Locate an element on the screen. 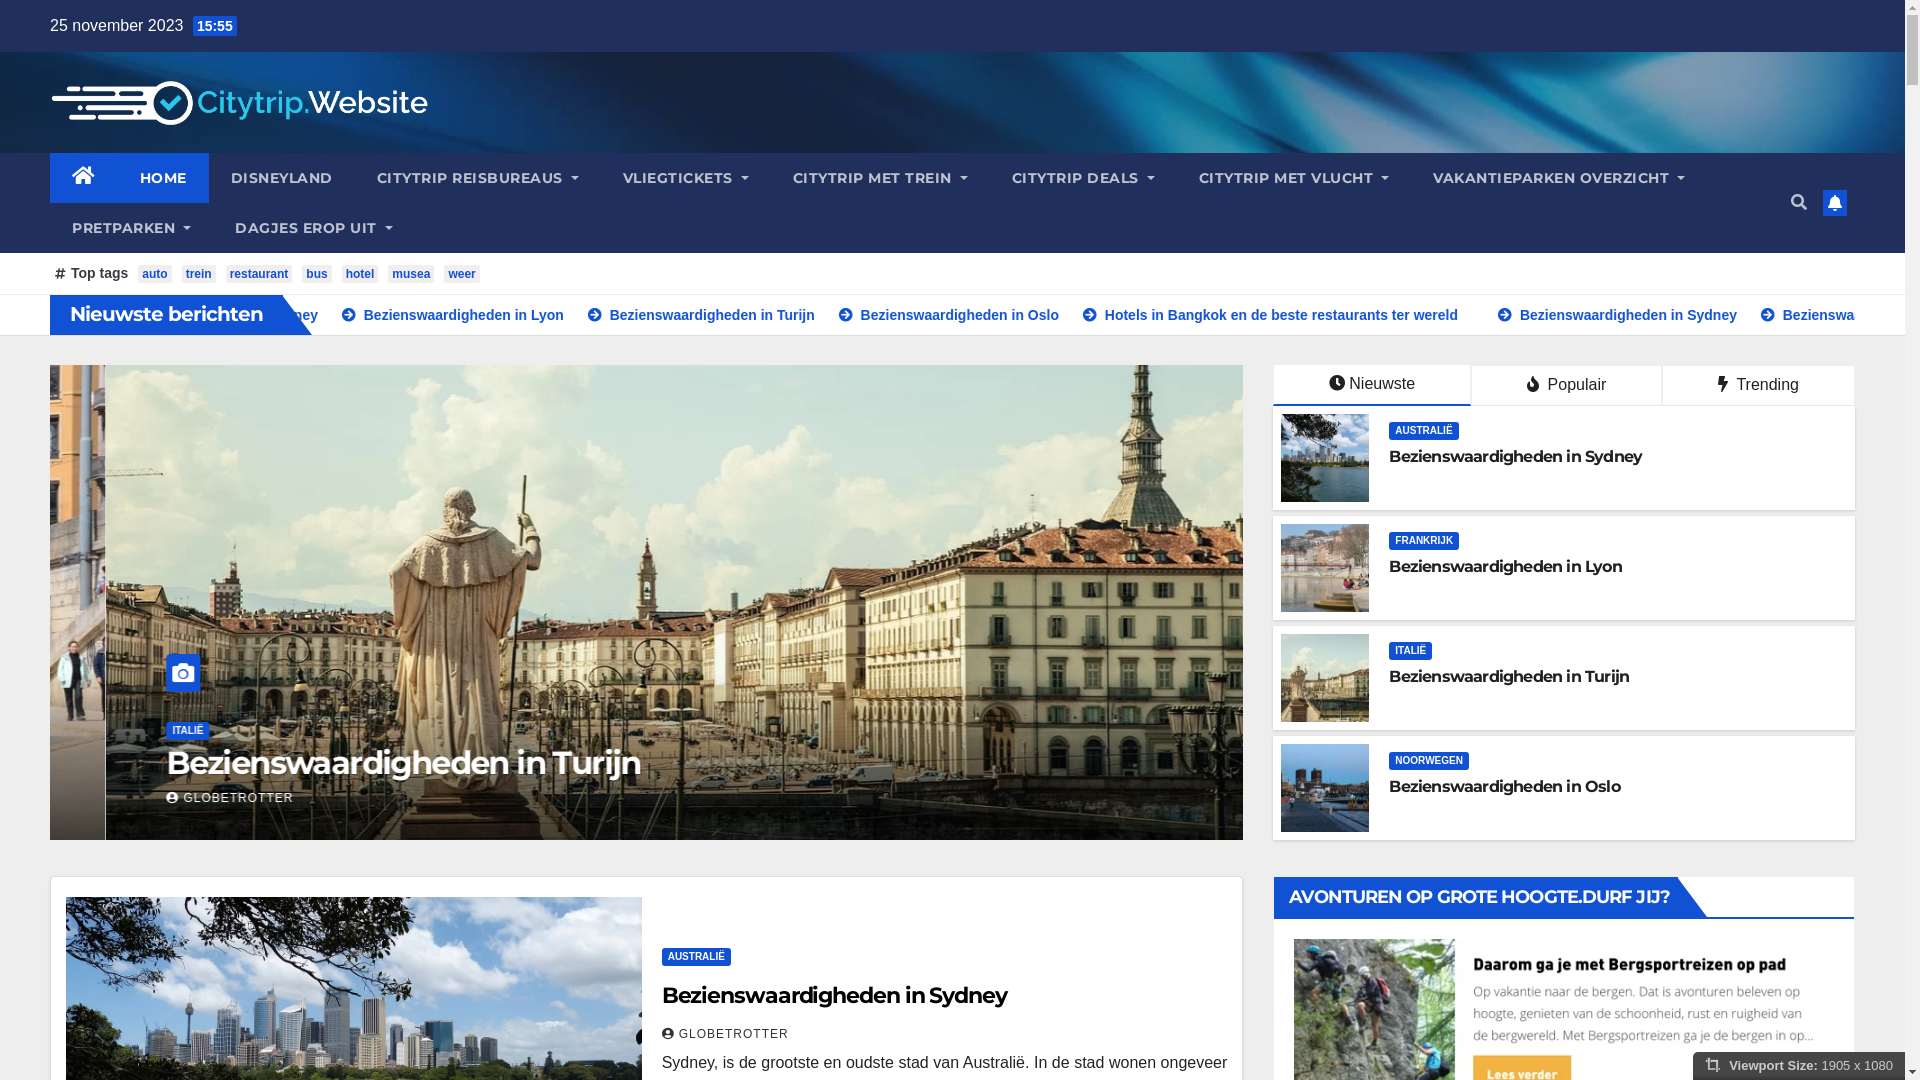  'Bezienswaardigheden in Oslo' is located at coordinates (1503, 785).